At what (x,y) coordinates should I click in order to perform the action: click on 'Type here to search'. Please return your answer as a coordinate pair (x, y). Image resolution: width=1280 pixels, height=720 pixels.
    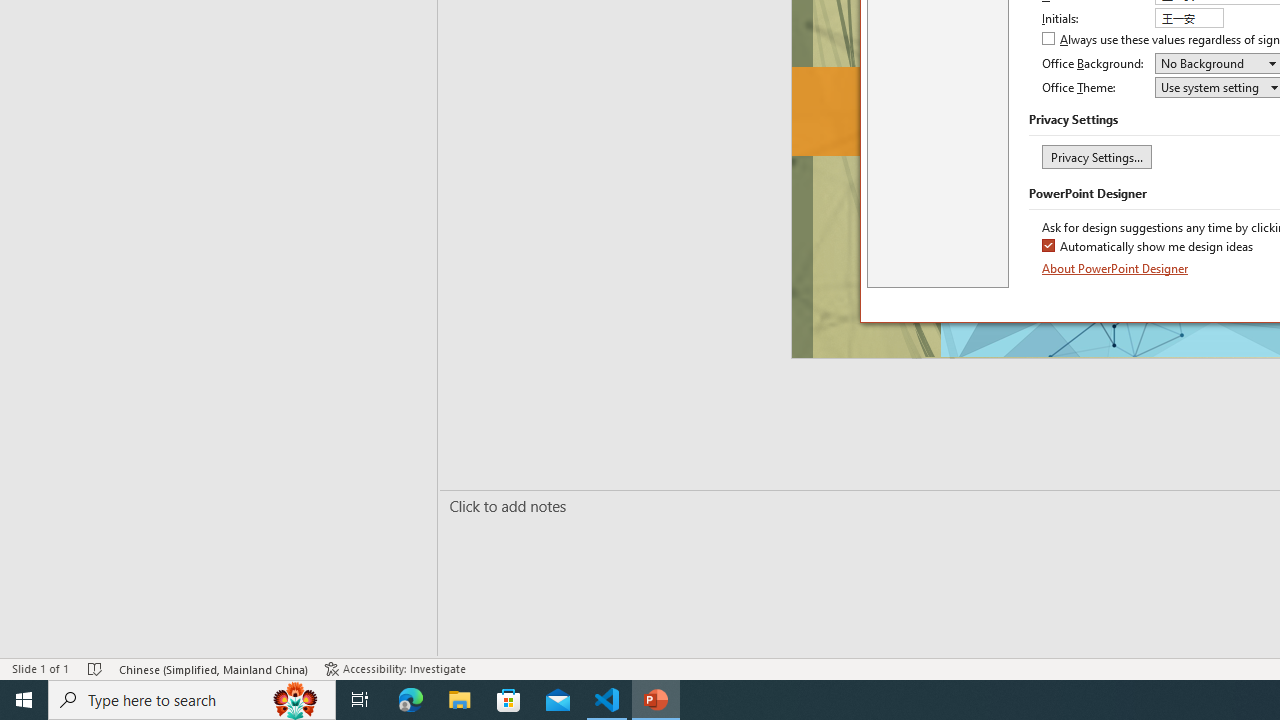
    Looking at the image, I should click on (192, 698).